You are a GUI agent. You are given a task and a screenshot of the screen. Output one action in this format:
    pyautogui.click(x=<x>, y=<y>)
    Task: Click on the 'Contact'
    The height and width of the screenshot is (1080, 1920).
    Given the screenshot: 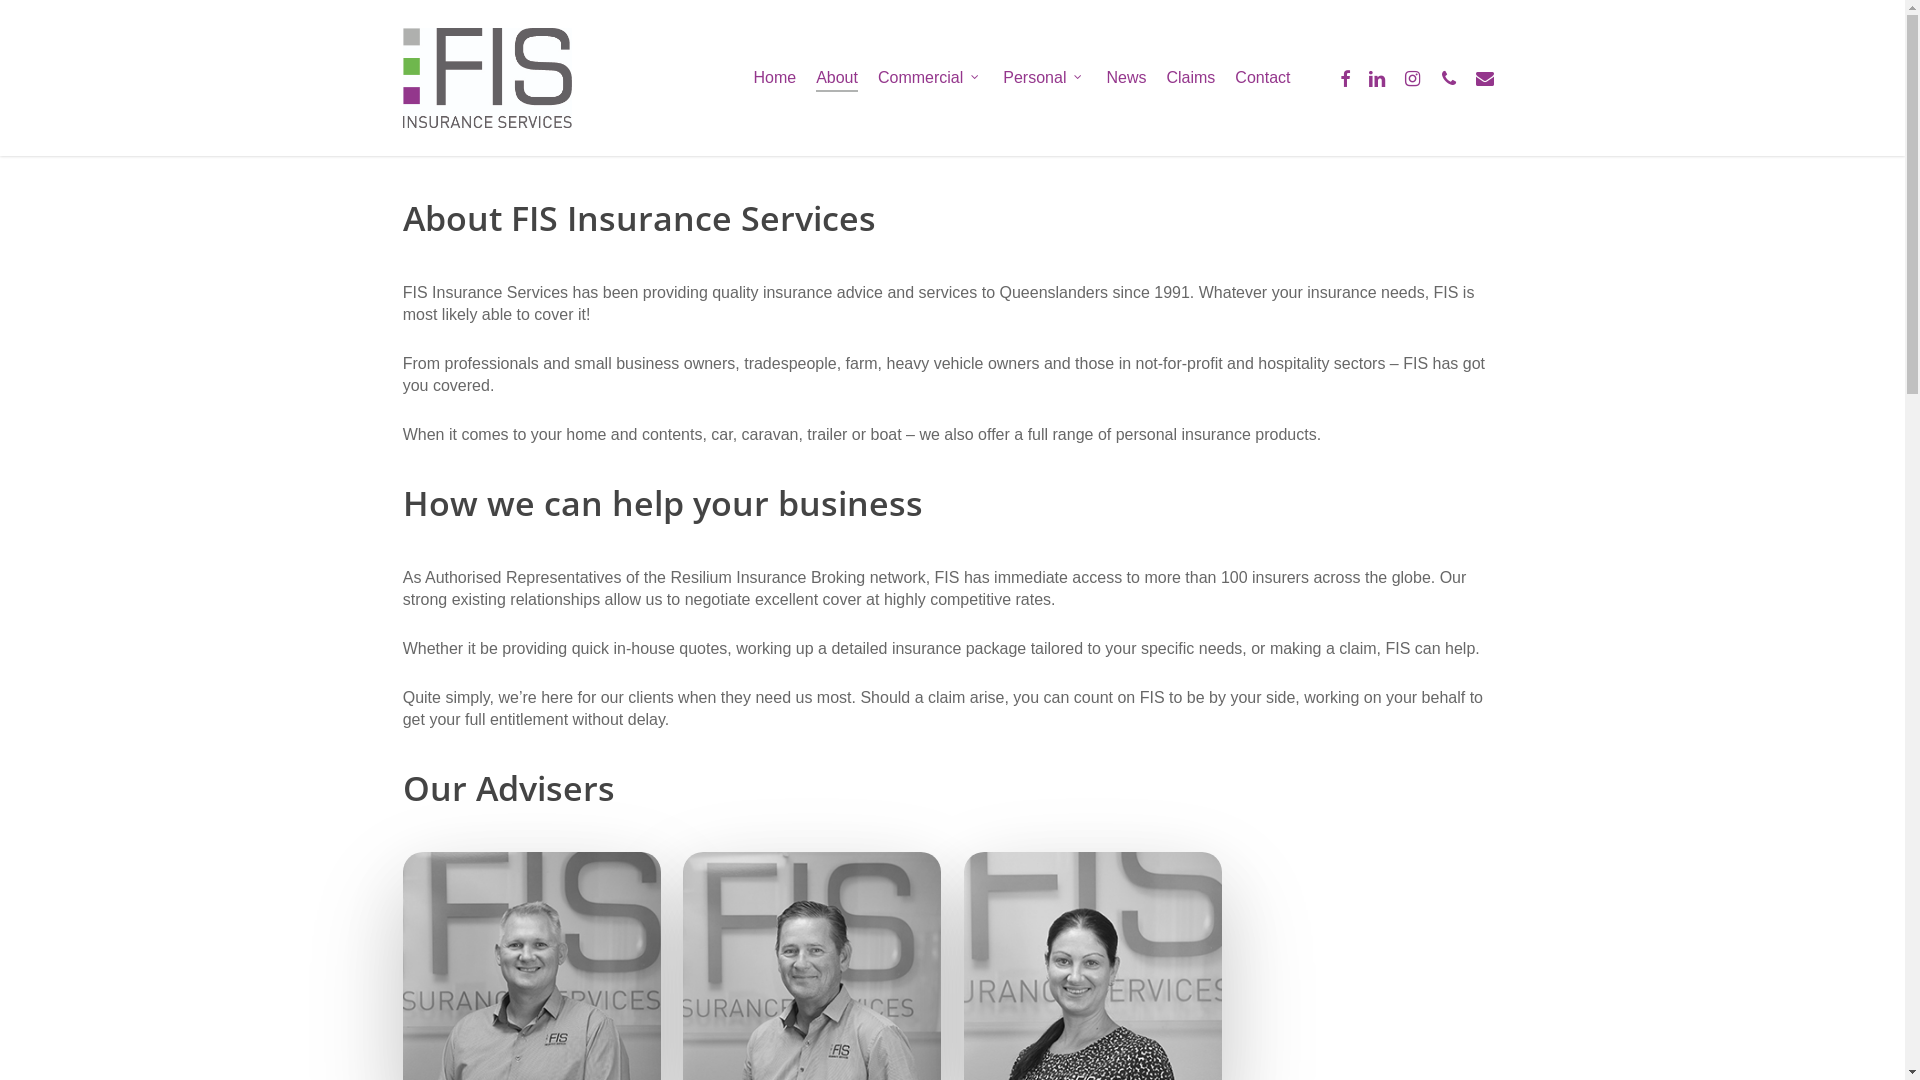 What is the action you would take?
    pyautogui.click(x=1261, y=76)
    